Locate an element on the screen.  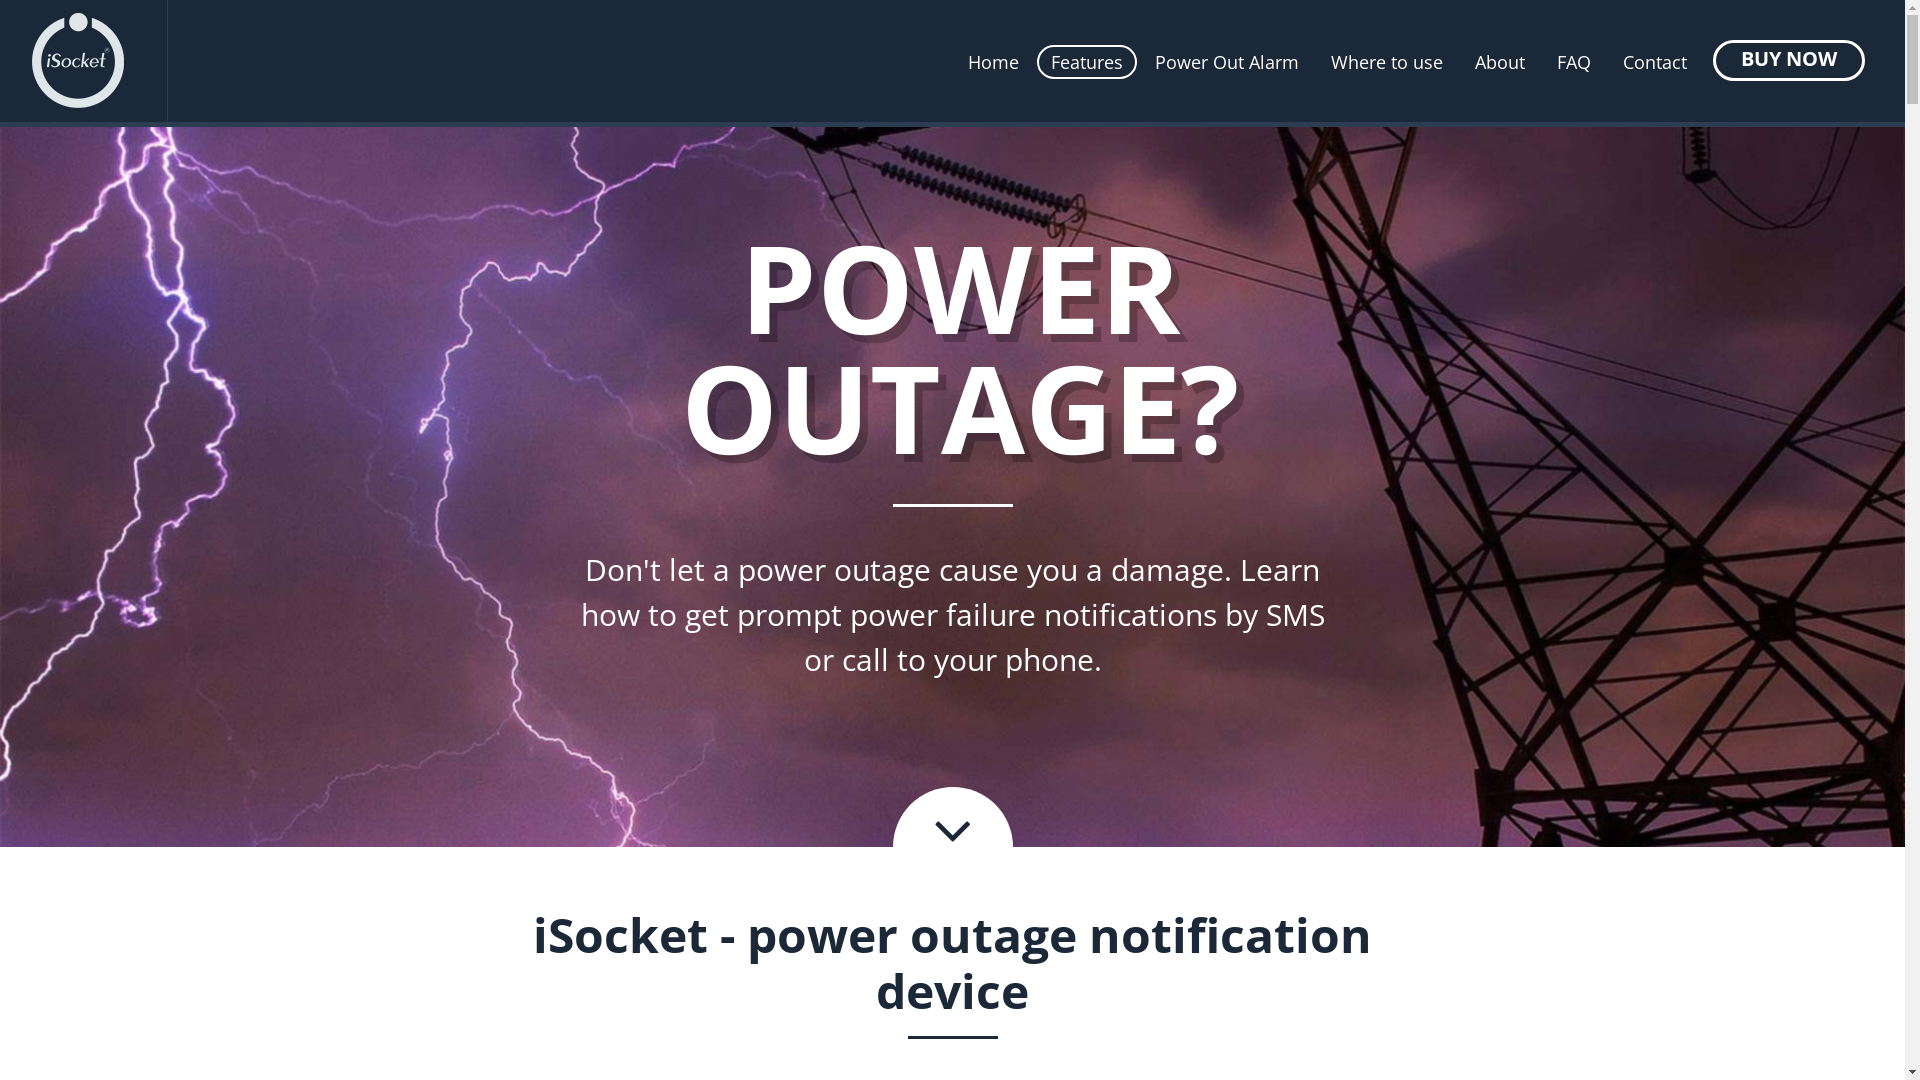
'Features' is located at coordinates (1085, 60).